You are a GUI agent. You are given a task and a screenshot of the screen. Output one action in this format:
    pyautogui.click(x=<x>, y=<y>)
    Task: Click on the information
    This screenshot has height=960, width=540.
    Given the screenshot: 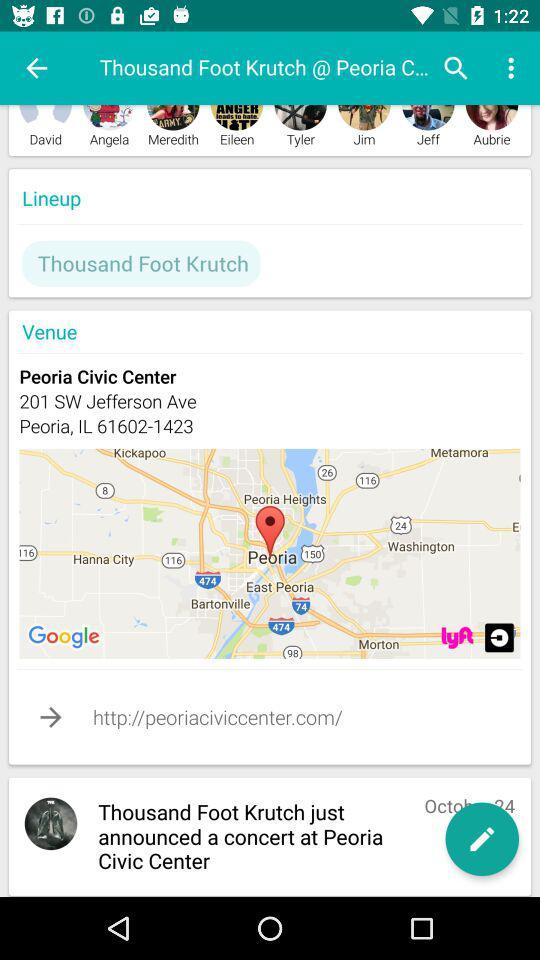 What is the action you would take?
    pyautogui.click(x=498, y=636)
    